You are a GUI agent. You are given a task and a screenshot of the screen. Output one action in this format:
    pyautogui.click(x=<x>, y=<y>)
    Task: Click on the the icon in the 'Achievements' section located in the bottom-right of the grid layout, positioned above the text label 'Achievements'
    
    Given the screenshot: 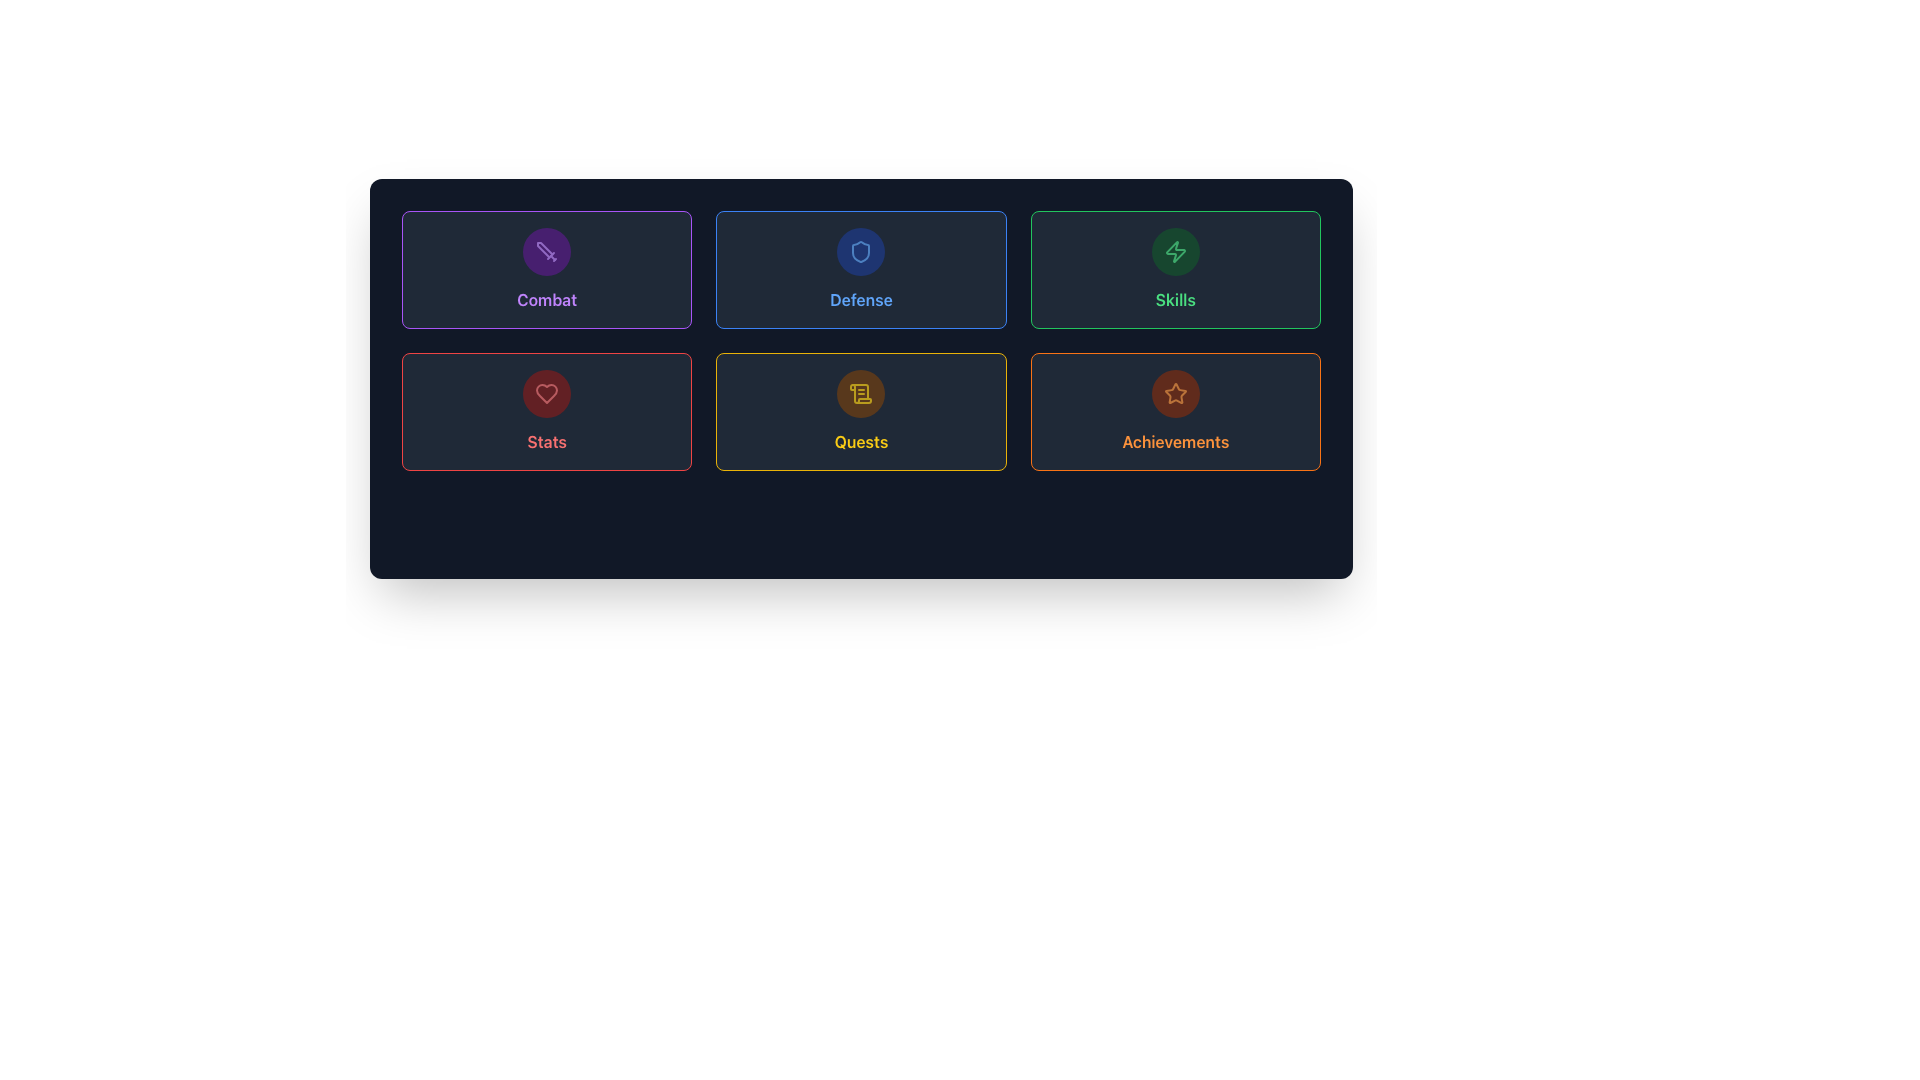 What is the action you would take?
    pyautogui.click(x=1175, y=393)
    